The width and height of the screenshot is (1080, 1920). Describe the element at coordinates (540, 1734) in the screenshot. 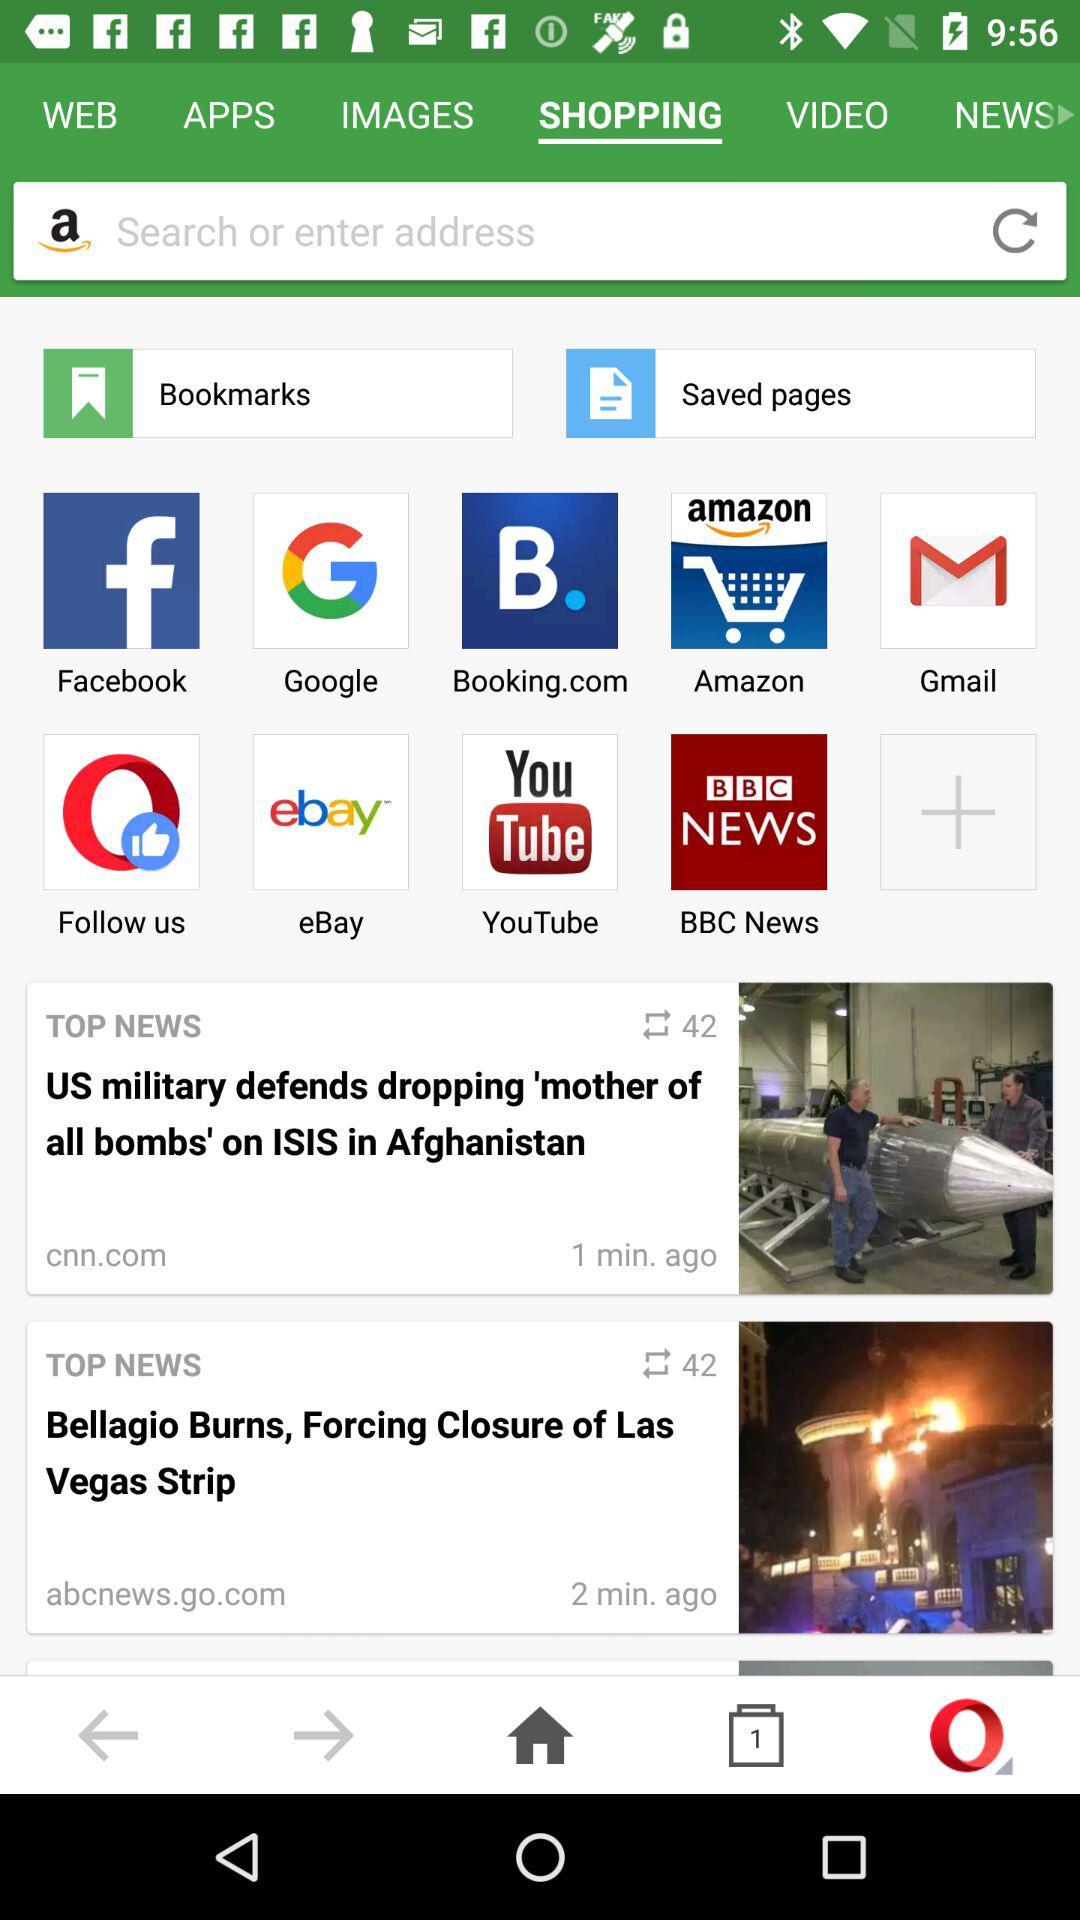

I see `the home icon` at that location.